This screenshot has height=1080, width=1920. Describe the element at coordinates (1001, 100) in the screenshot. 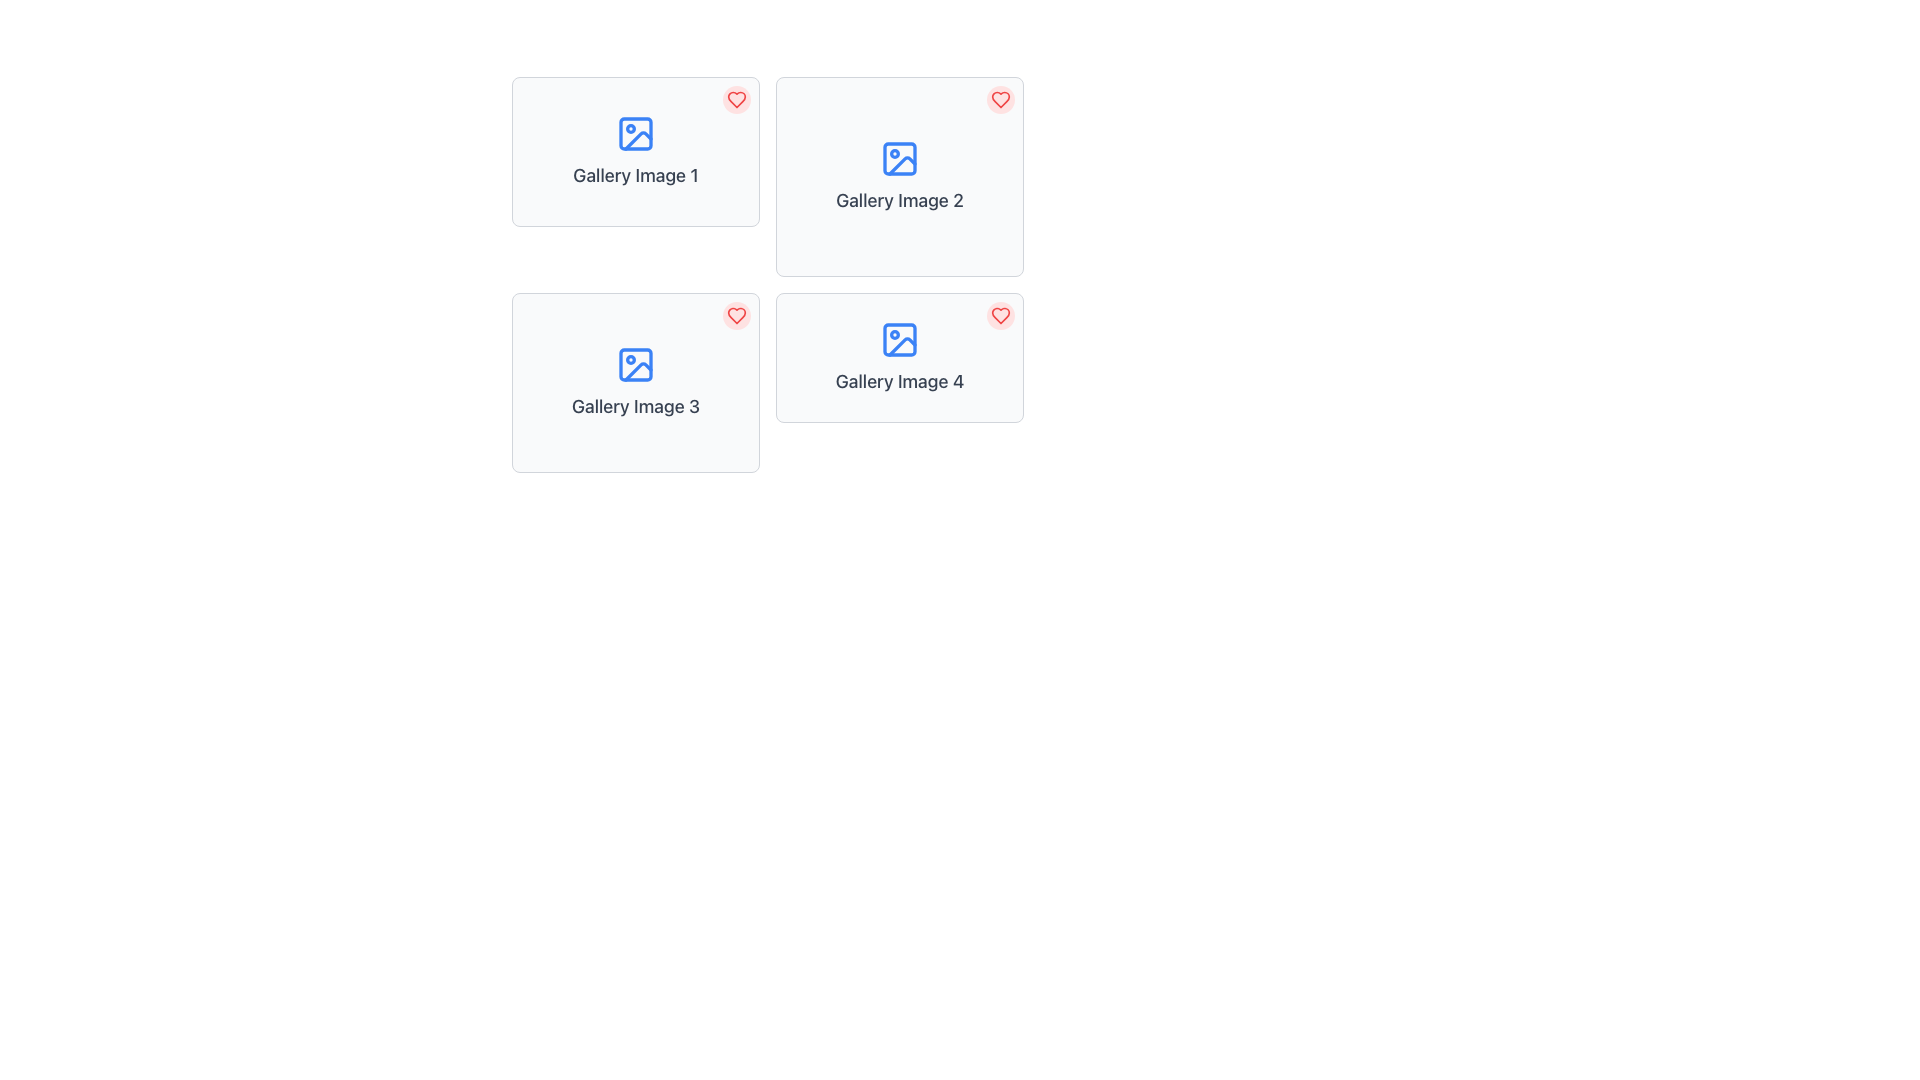

I see `the 'favorite' or 'like' button` at that location.